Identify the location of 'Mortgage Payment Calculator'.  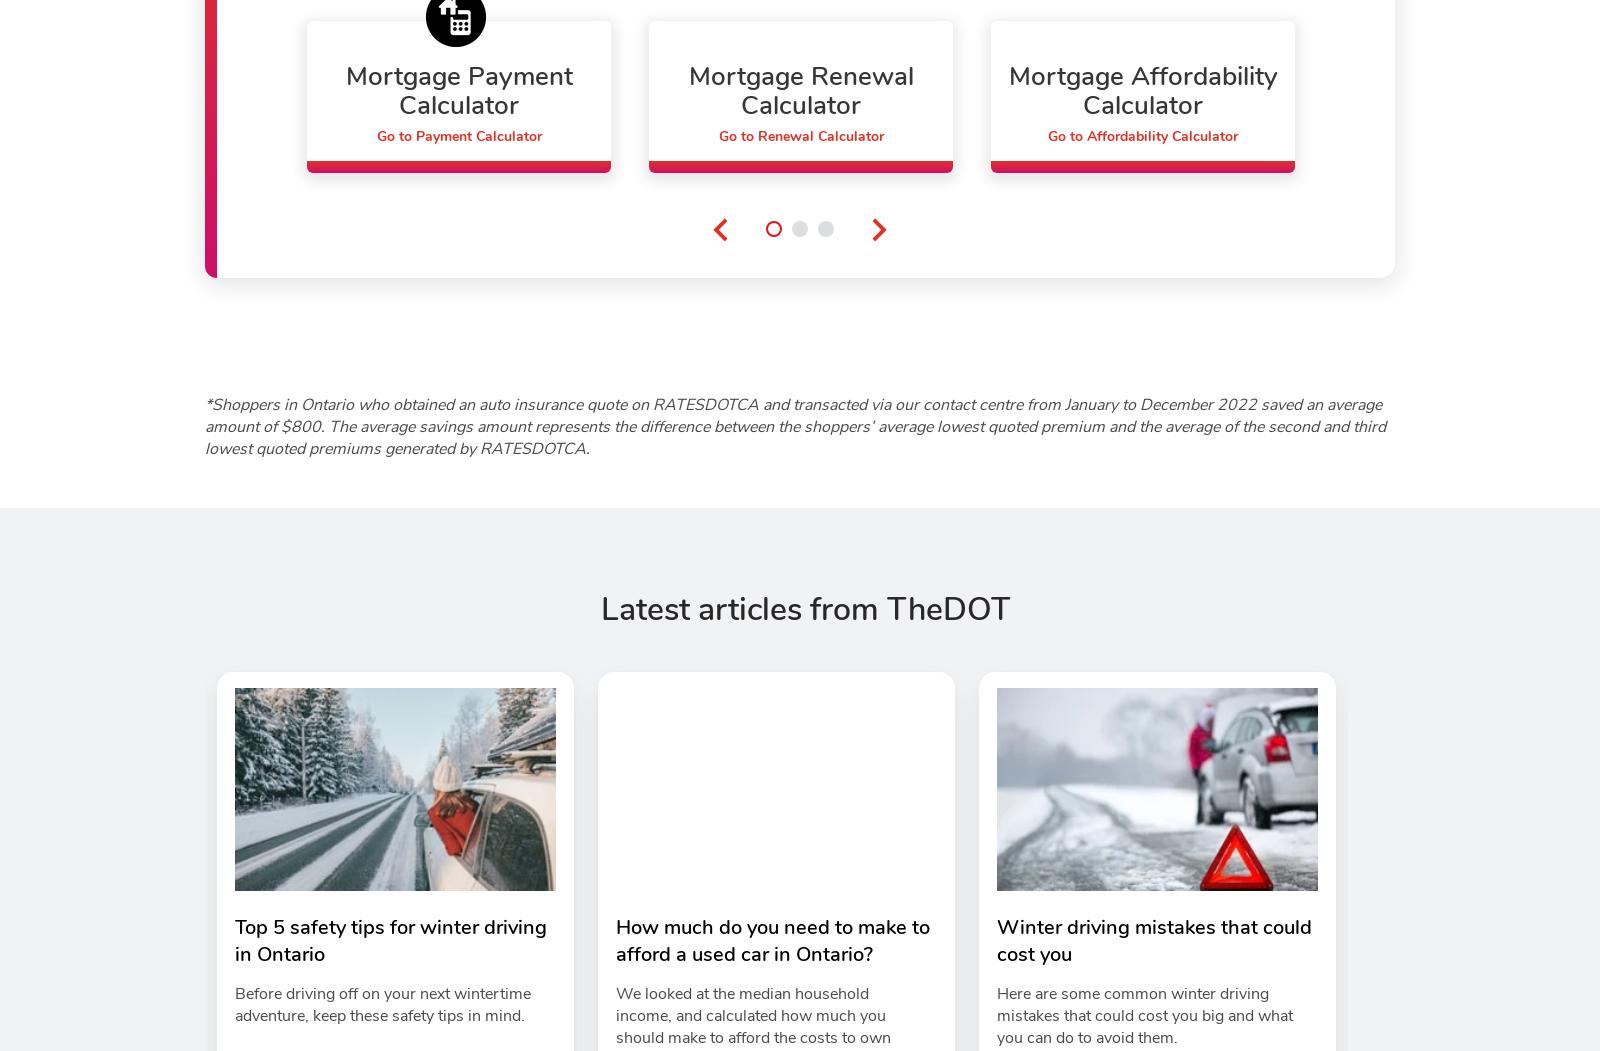
(457, 89).